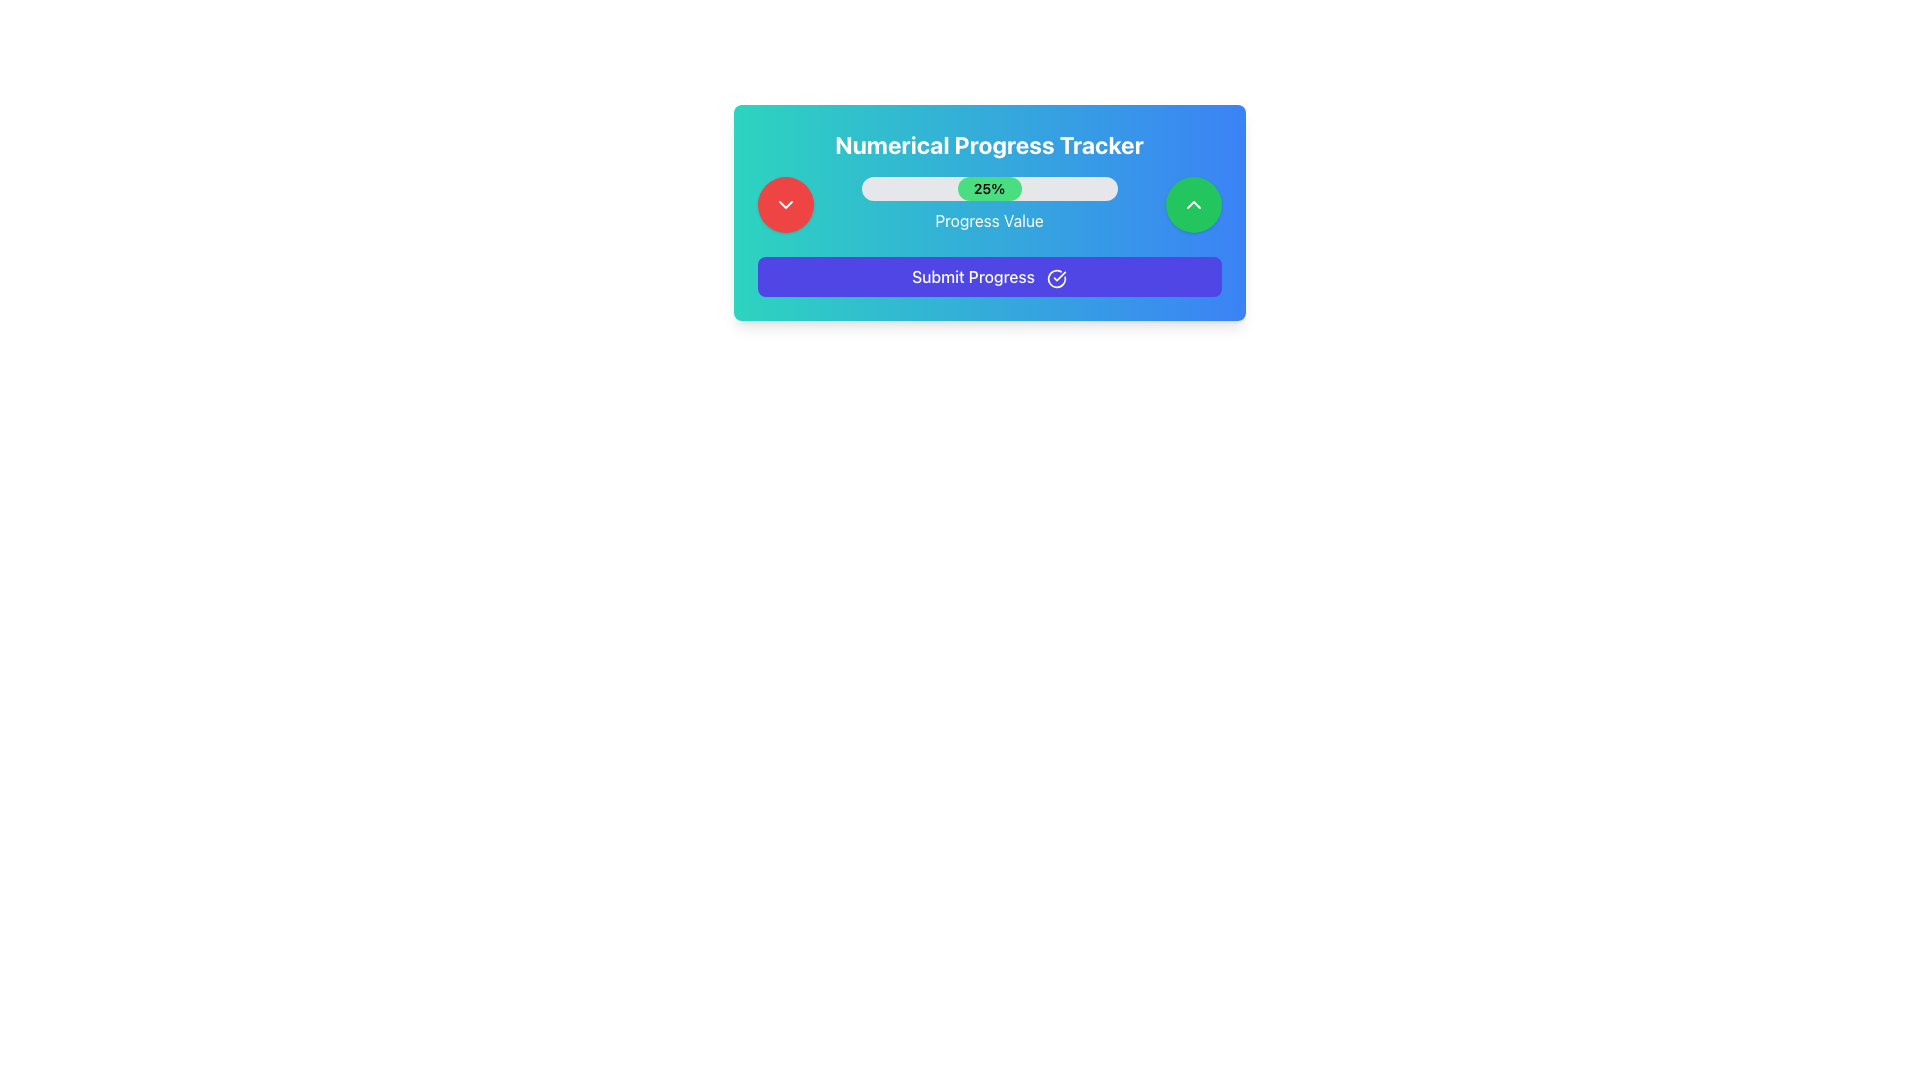  What do you see at coordinates (1055, 278) in the screenshot?
I see `the circular icon with a checkmark inside, positioned inline at the right edge of the 'Submit Progress' button, to confirm submission` at bounding box center [1055, 278].